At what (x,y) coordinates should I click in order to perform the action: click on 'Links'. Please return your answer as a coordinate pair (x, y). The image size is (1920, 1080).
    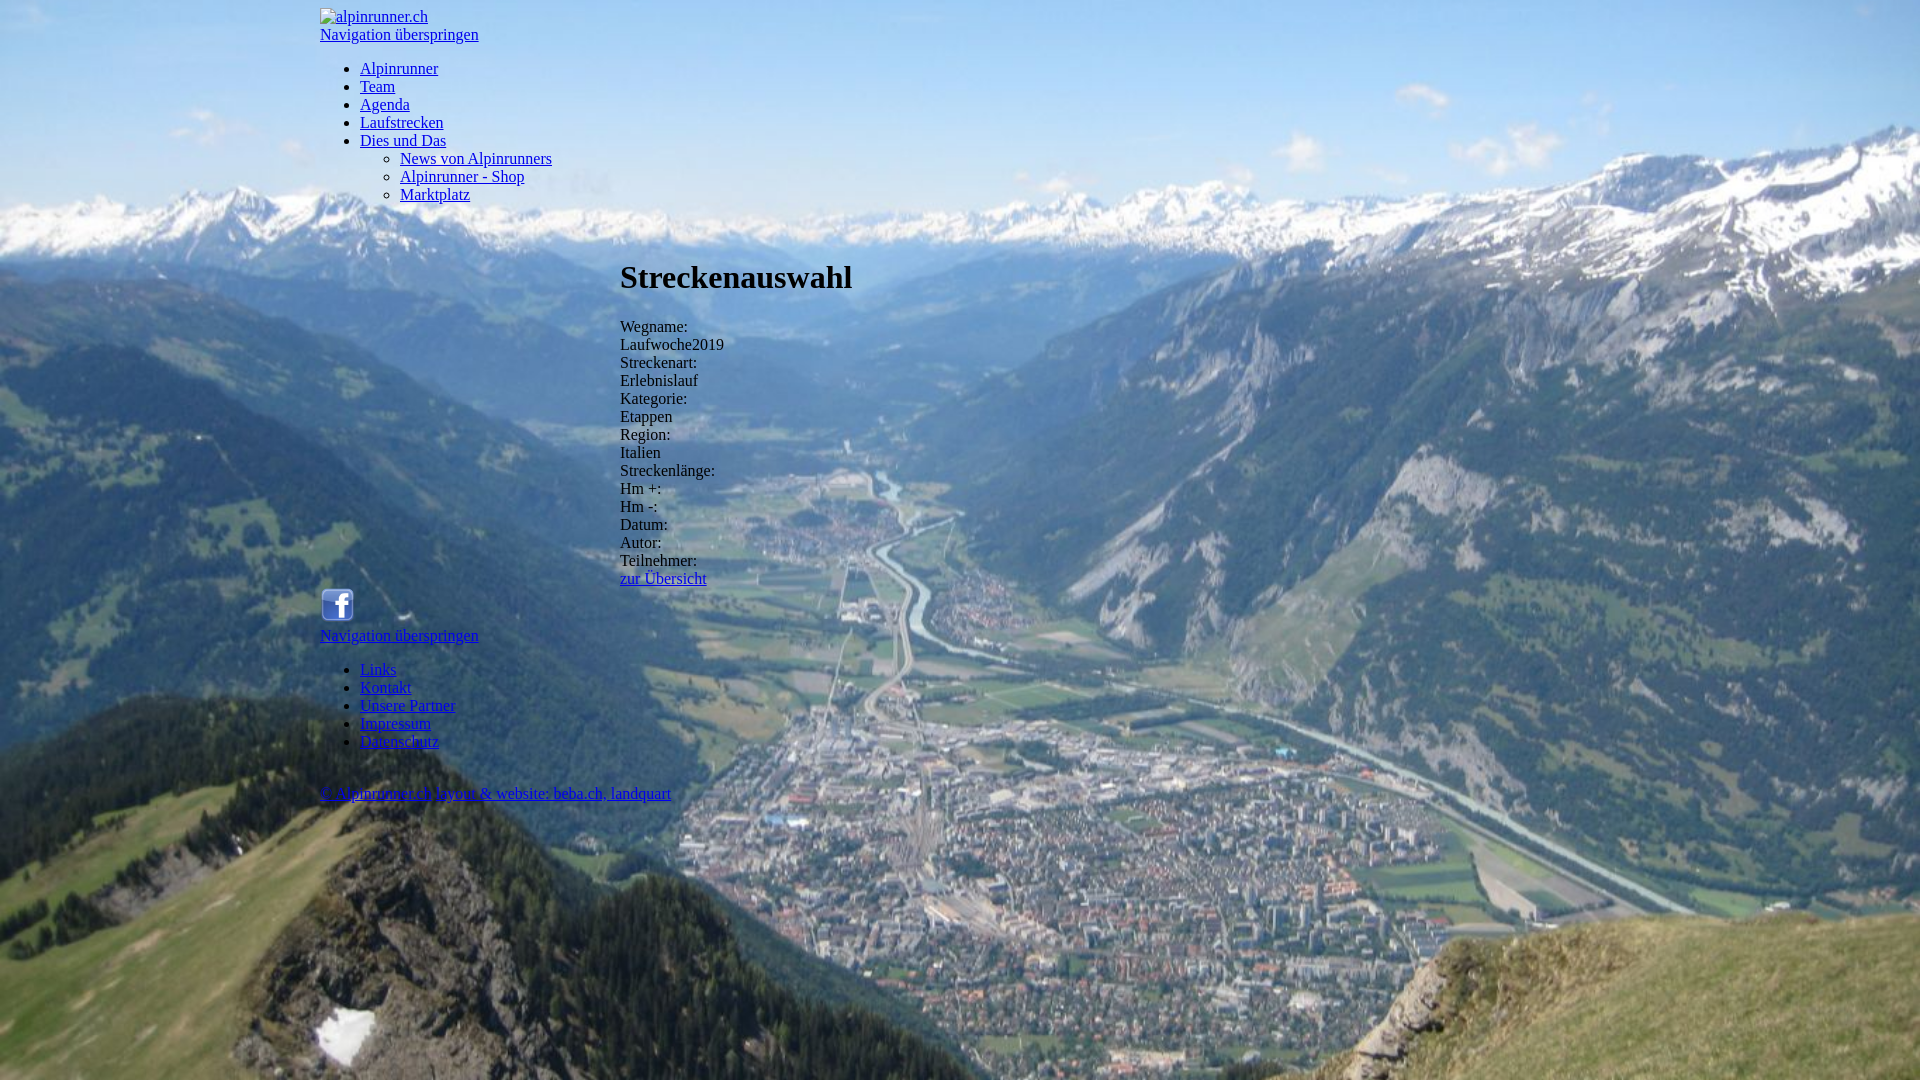
    Looking at the image, I should click on (360, 669).